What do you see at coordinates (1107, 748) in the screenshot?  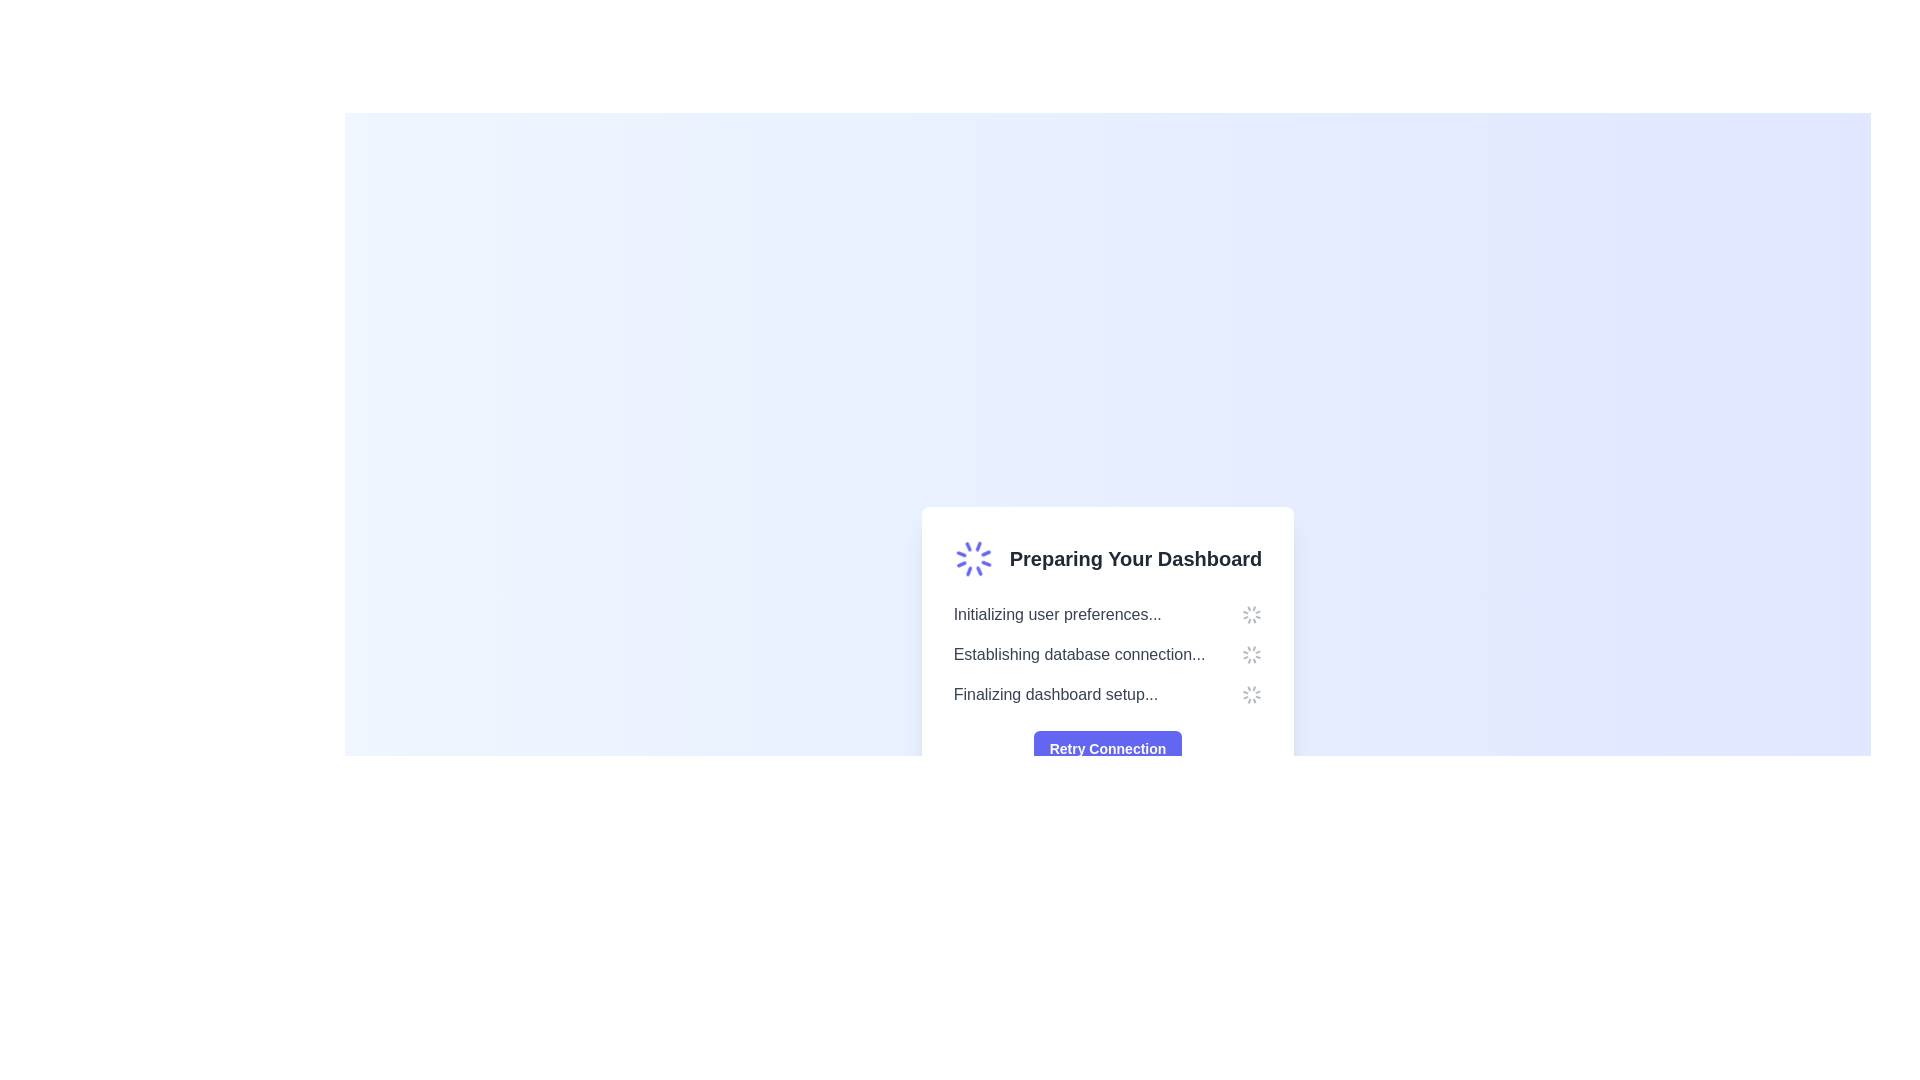 I see `the retry network connection button located at the bottom center of the card-like panel titled 'Preparing Your Dashboard'` at bounding box center [1107, 748].